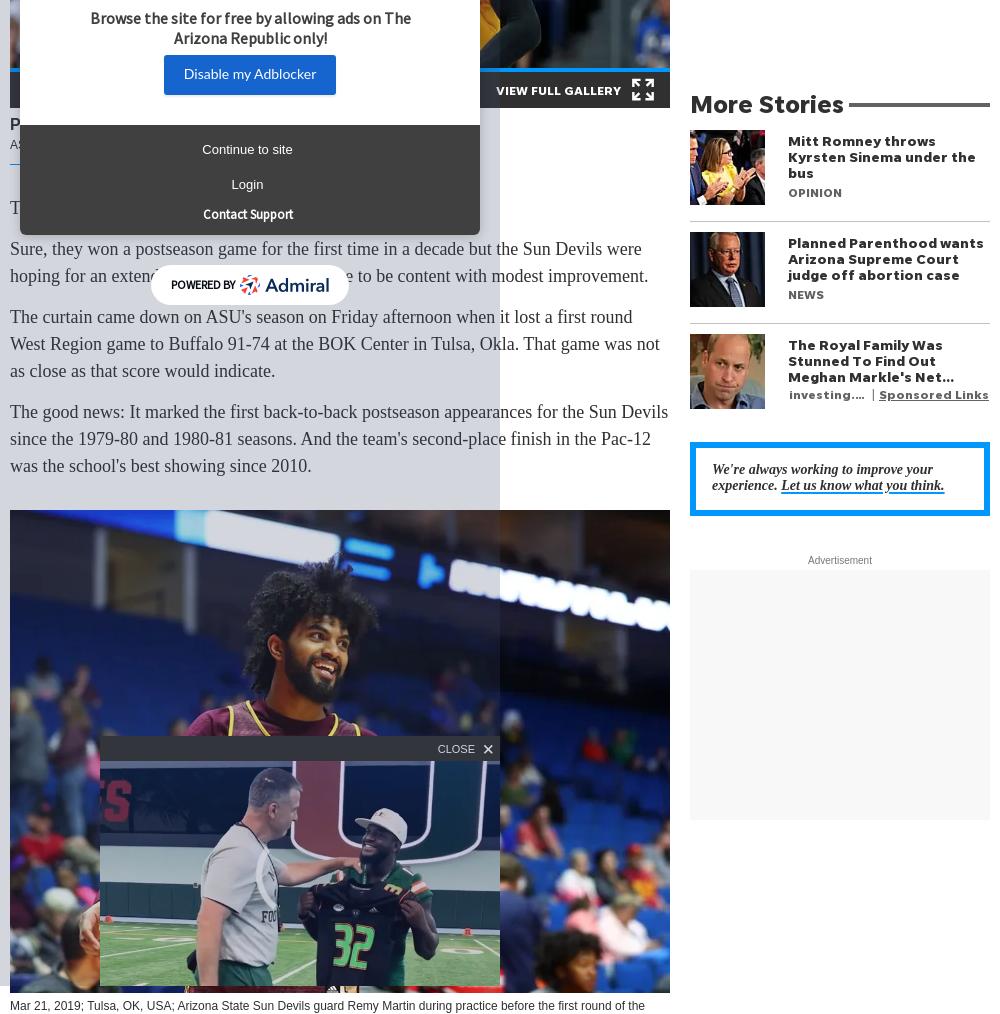  I want to click on 'The Arizona State men's basketball team wanted more.', so click(206, 206).